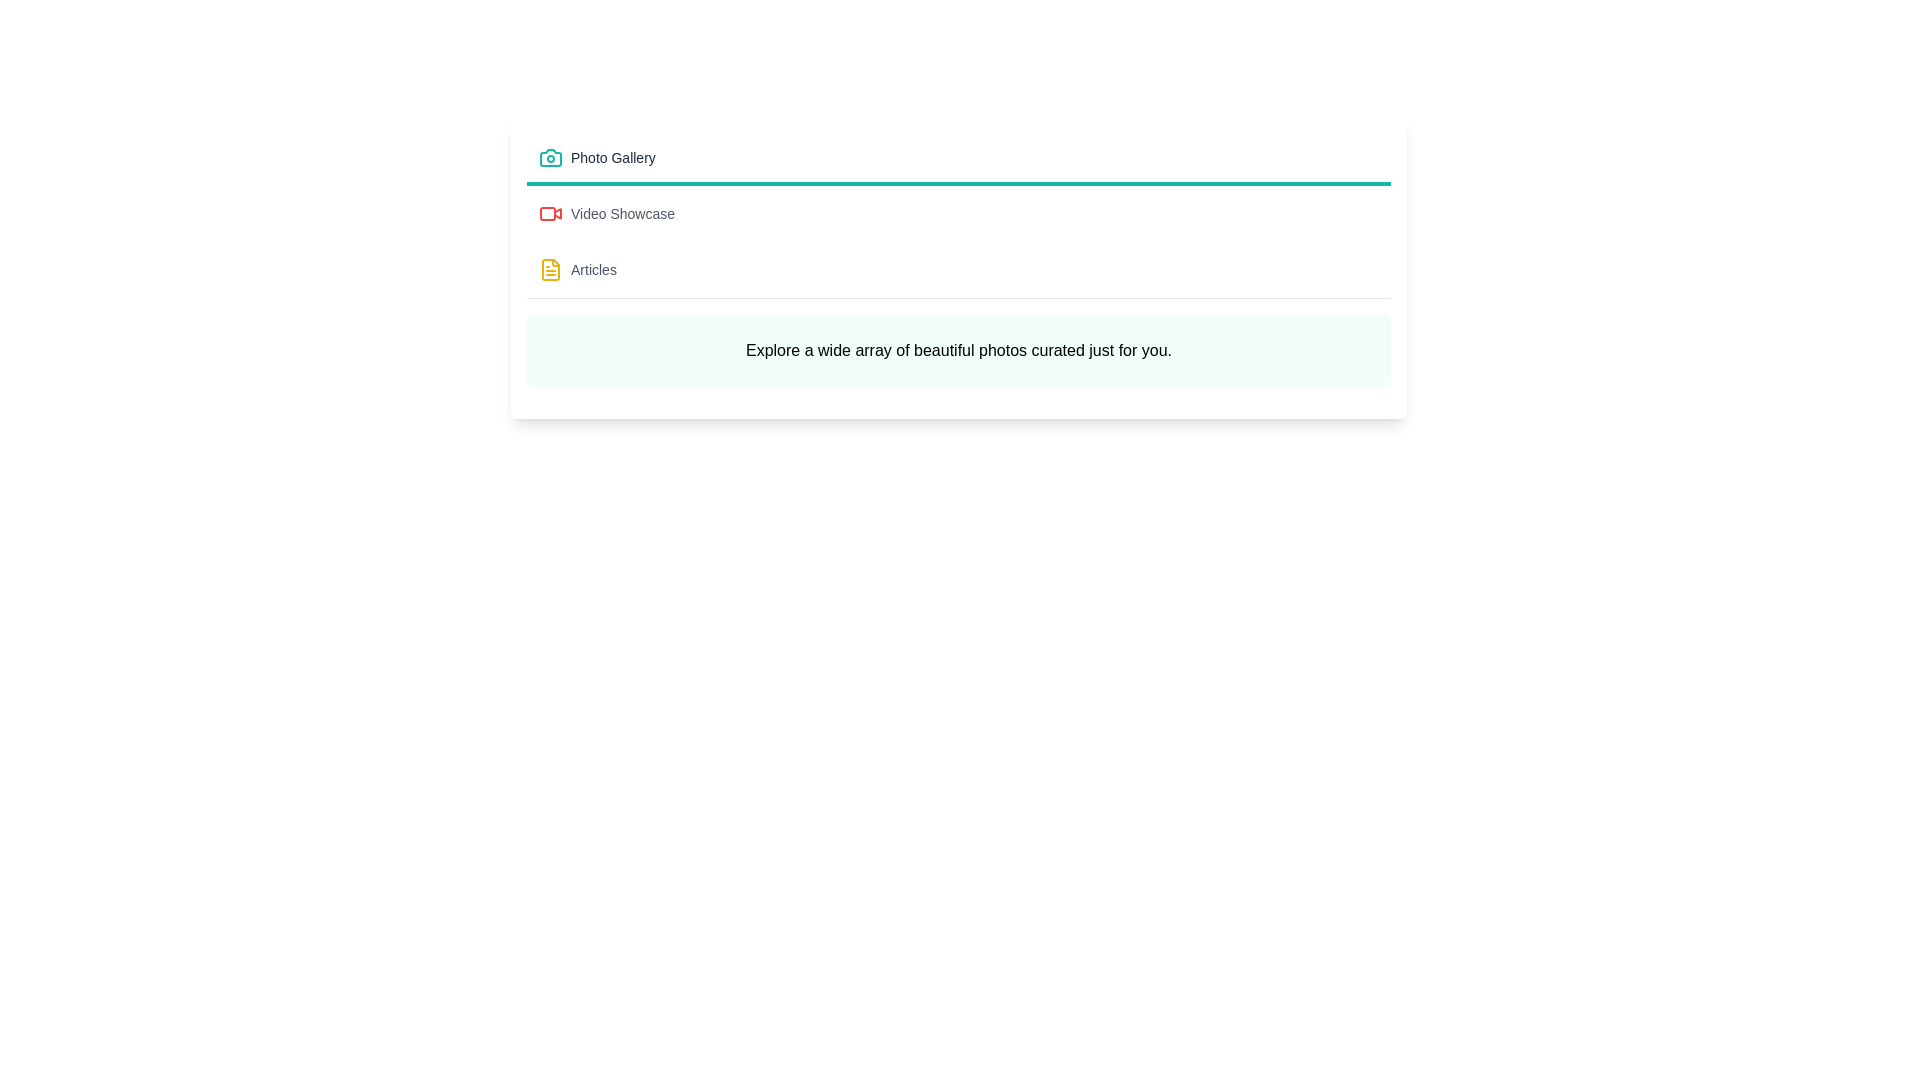 The height and width of the screenshot is (1080, 1920). What do you see at coordinates (958, 272) in the screenshot?
I see `the tab corresponding to Articles` at bounding box center [958, 272].